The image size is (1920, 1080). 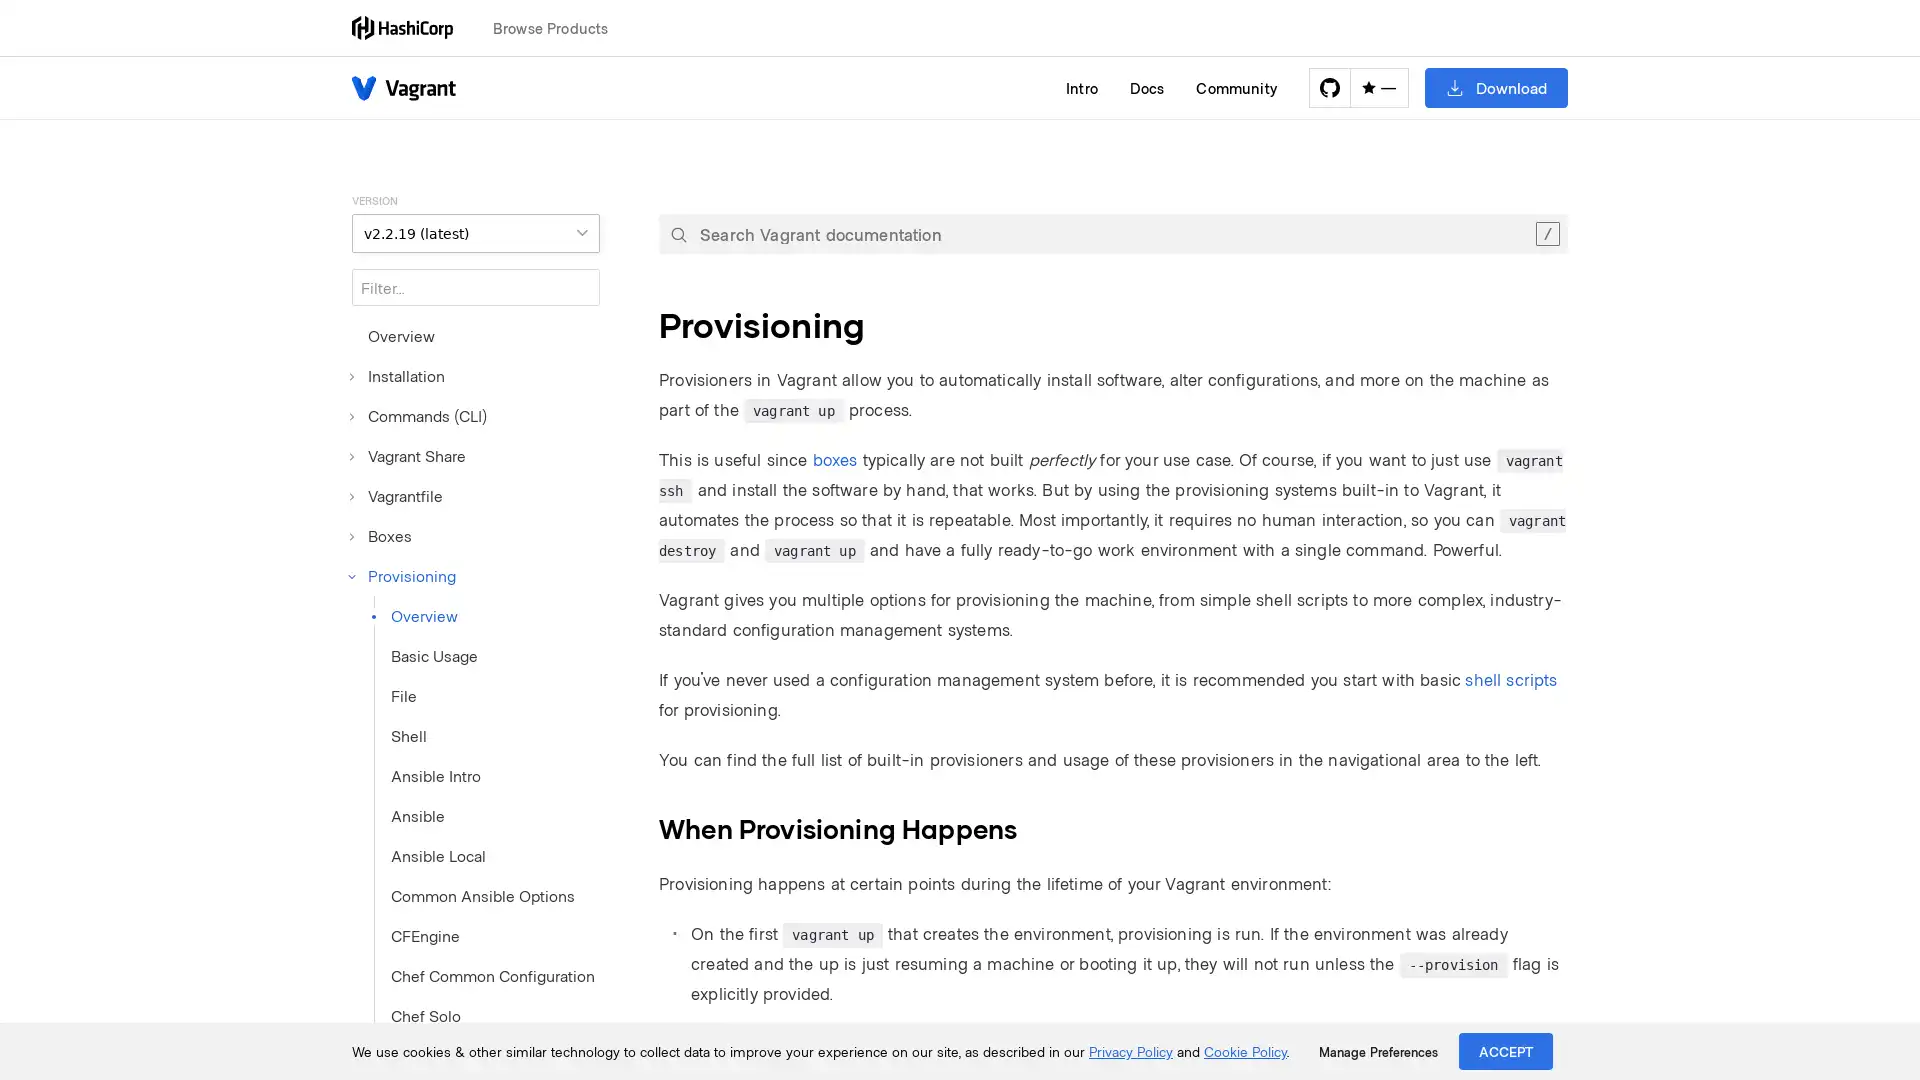 What do you see at coordinates (678, 233) in the screenshot?
I see `Submit your search query.` at bounding box center [678, 233].